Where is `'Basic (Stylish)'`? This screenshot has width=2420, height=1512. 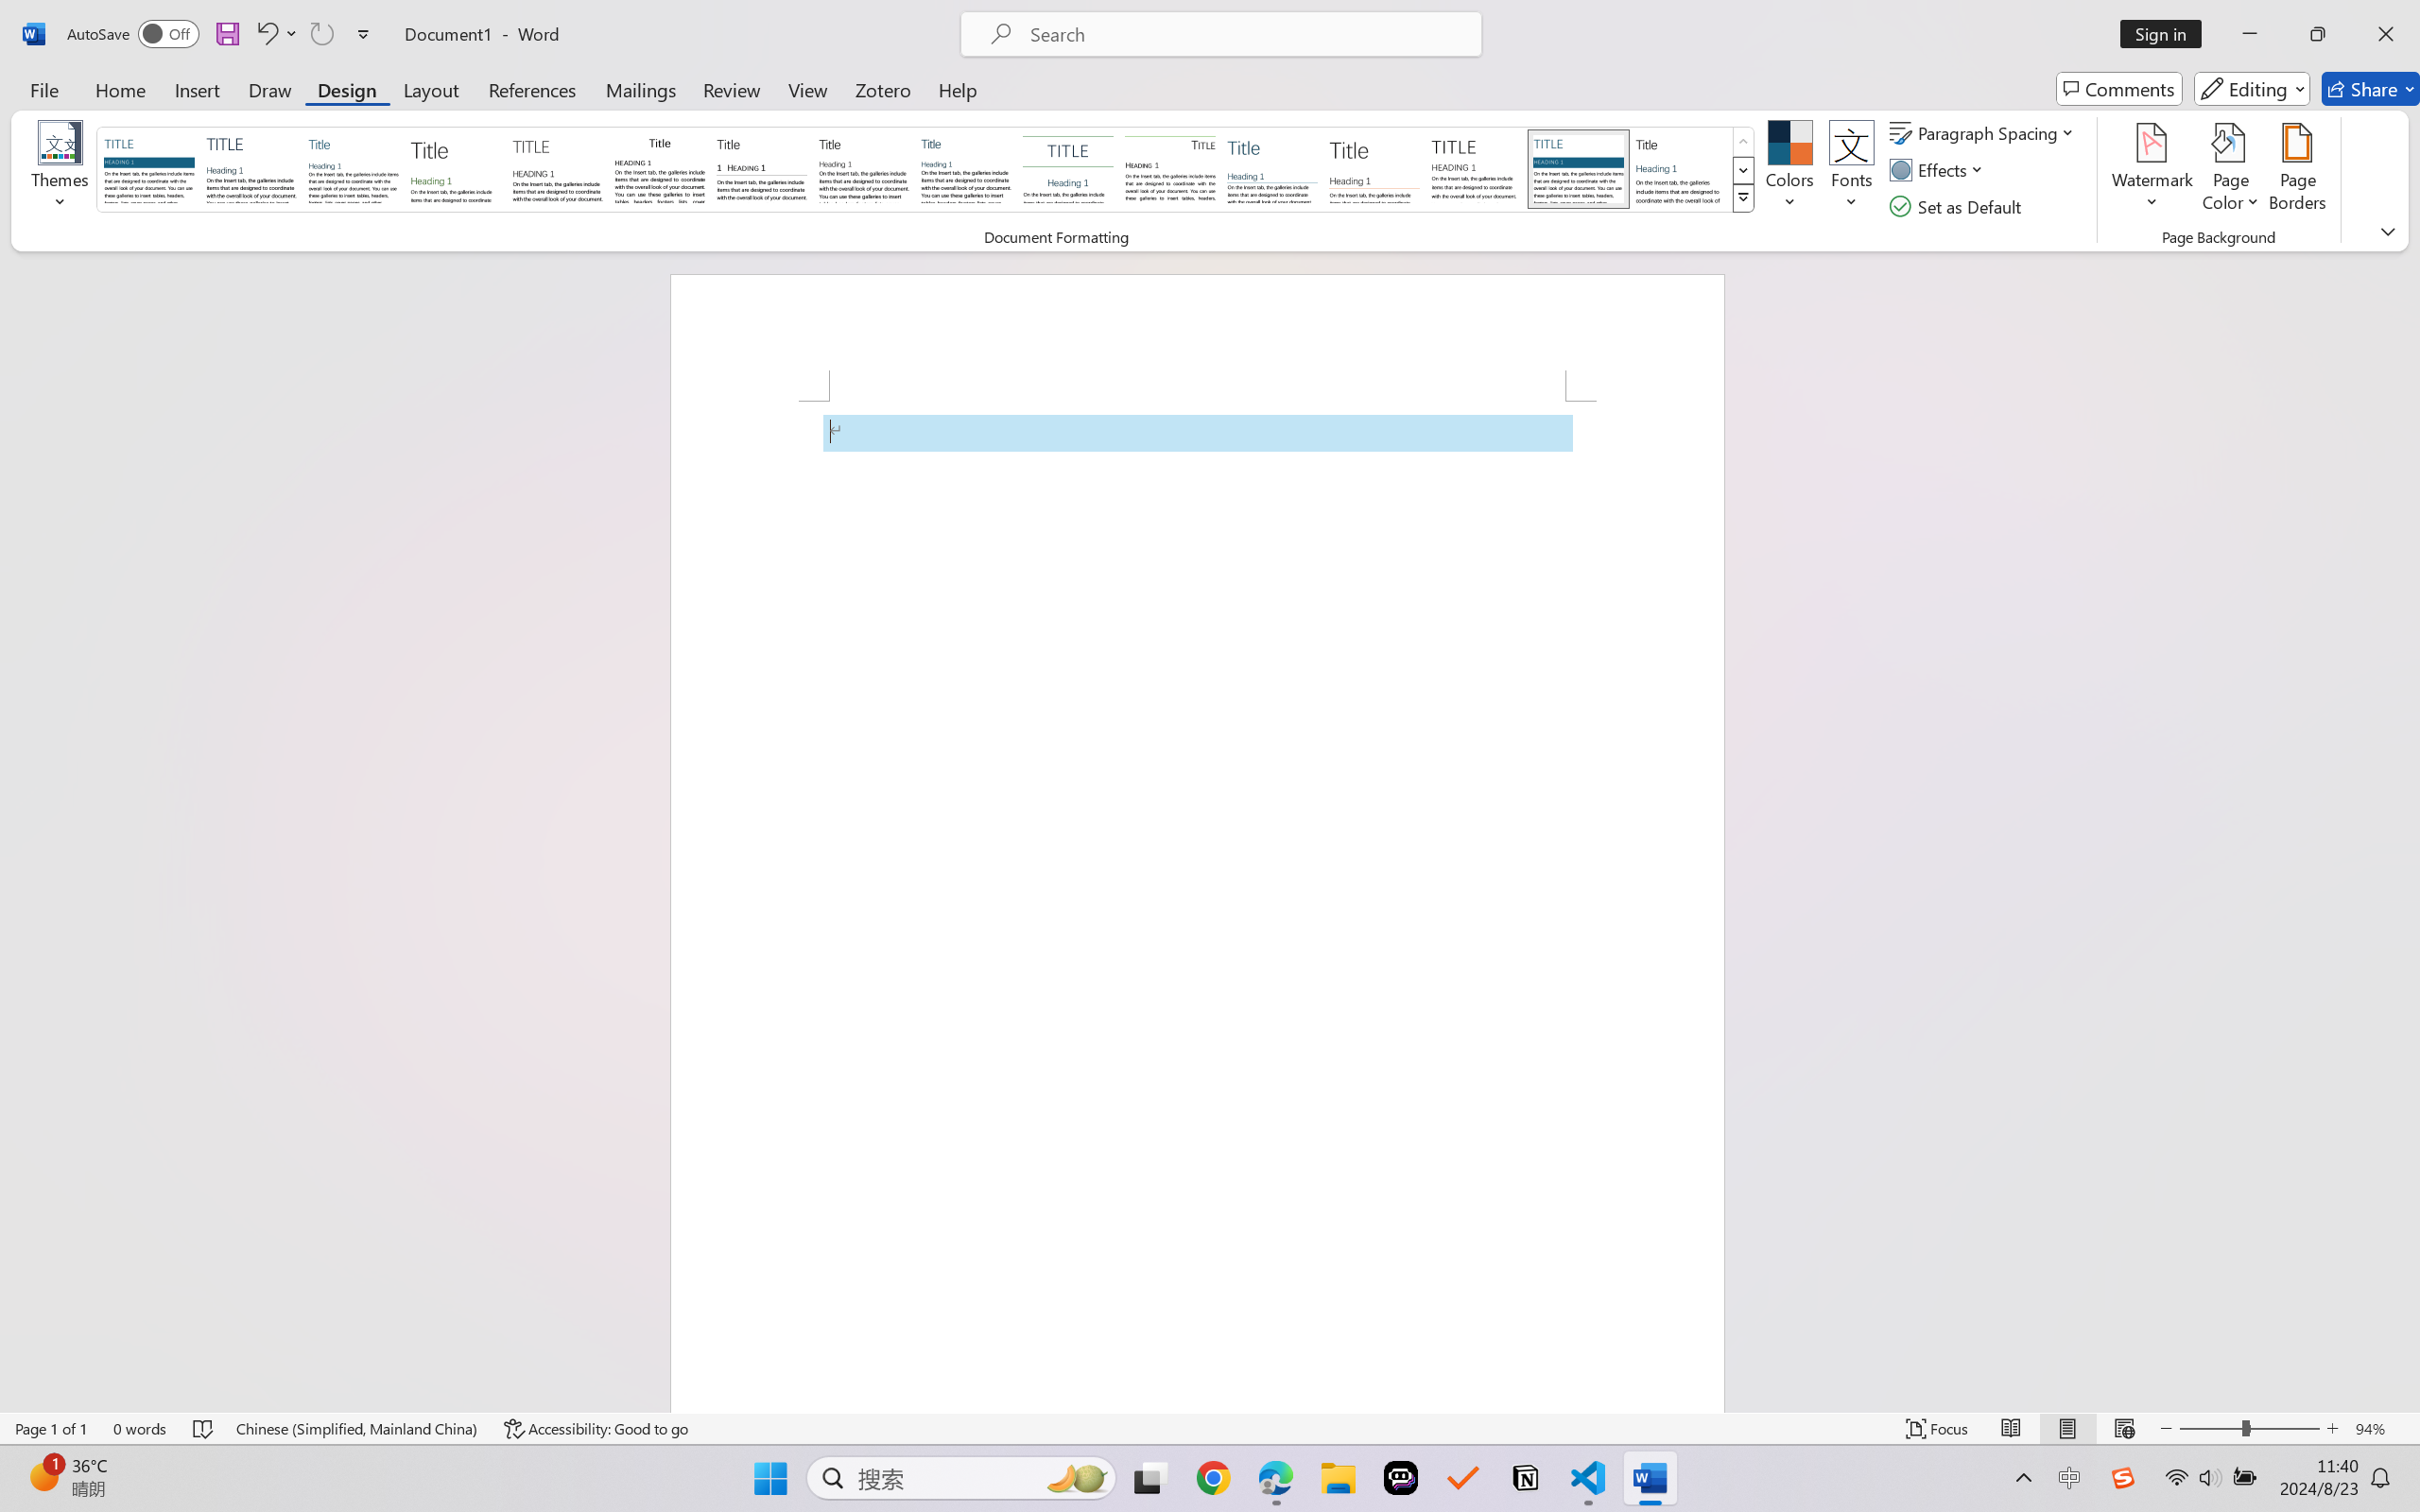 'Basic (Stylish)' is located at coordinates (454, 168).